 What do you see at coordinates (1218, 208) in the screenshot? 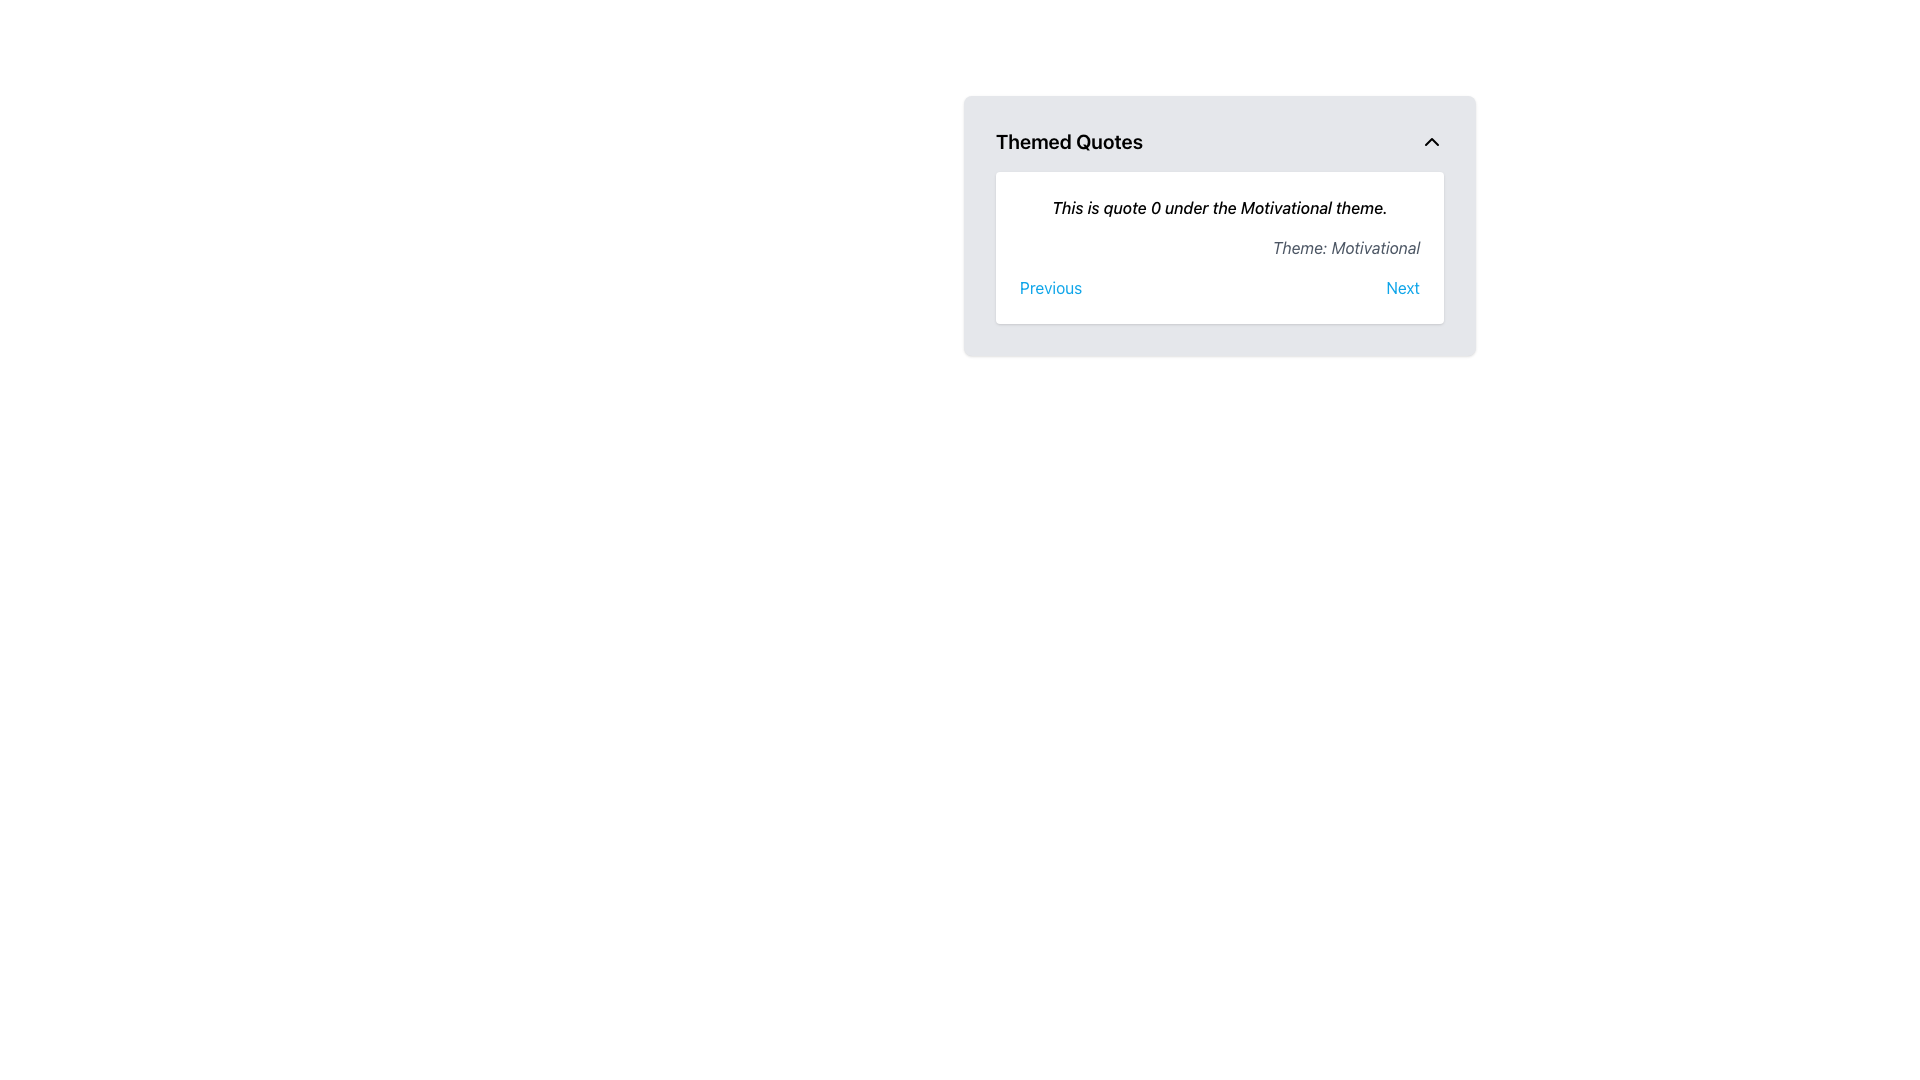
I see `text content of the italic text block that displays 'This is quote 0 under the Motivational theme.'` at bounding box center [1218, 208].